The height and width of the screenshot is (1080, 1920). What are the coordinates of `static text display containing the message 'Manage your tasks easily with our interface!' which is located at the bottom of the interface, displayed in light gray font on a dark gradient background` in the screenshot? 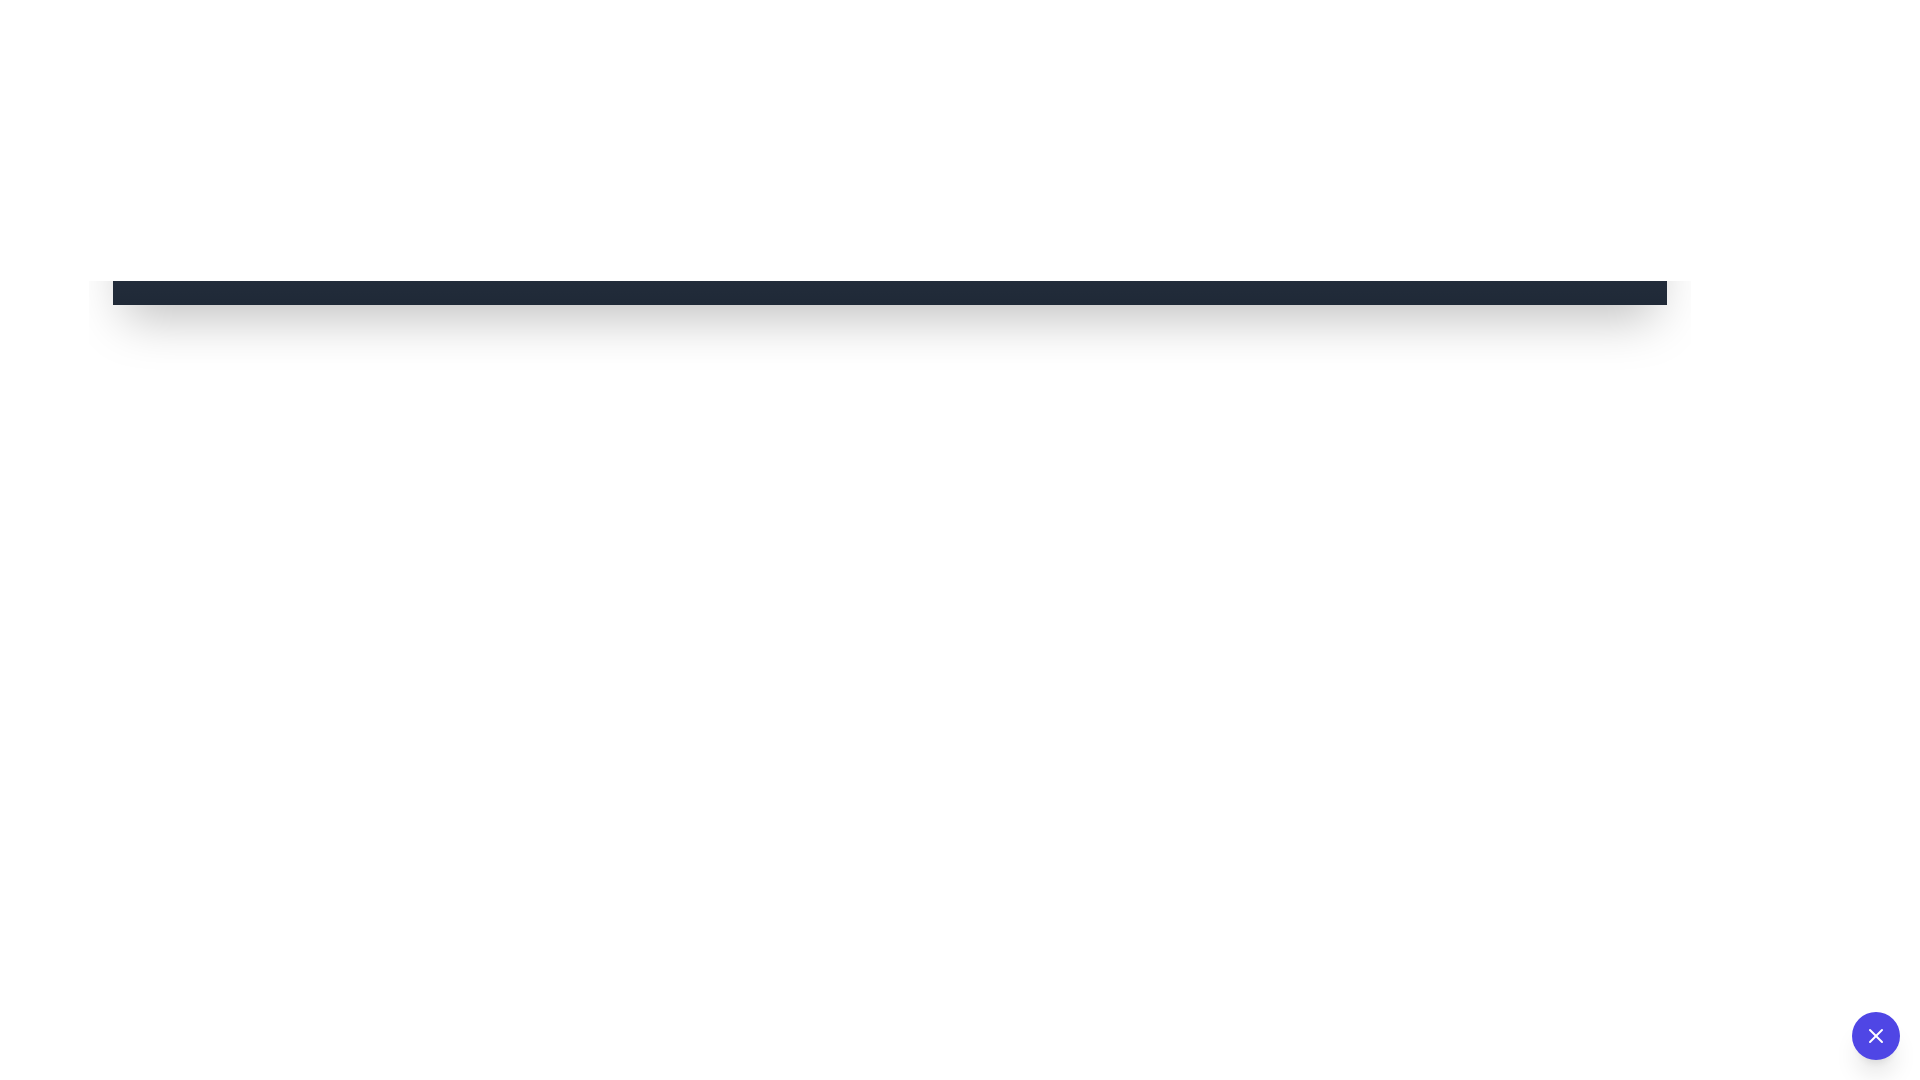 It's located at (888, 273).